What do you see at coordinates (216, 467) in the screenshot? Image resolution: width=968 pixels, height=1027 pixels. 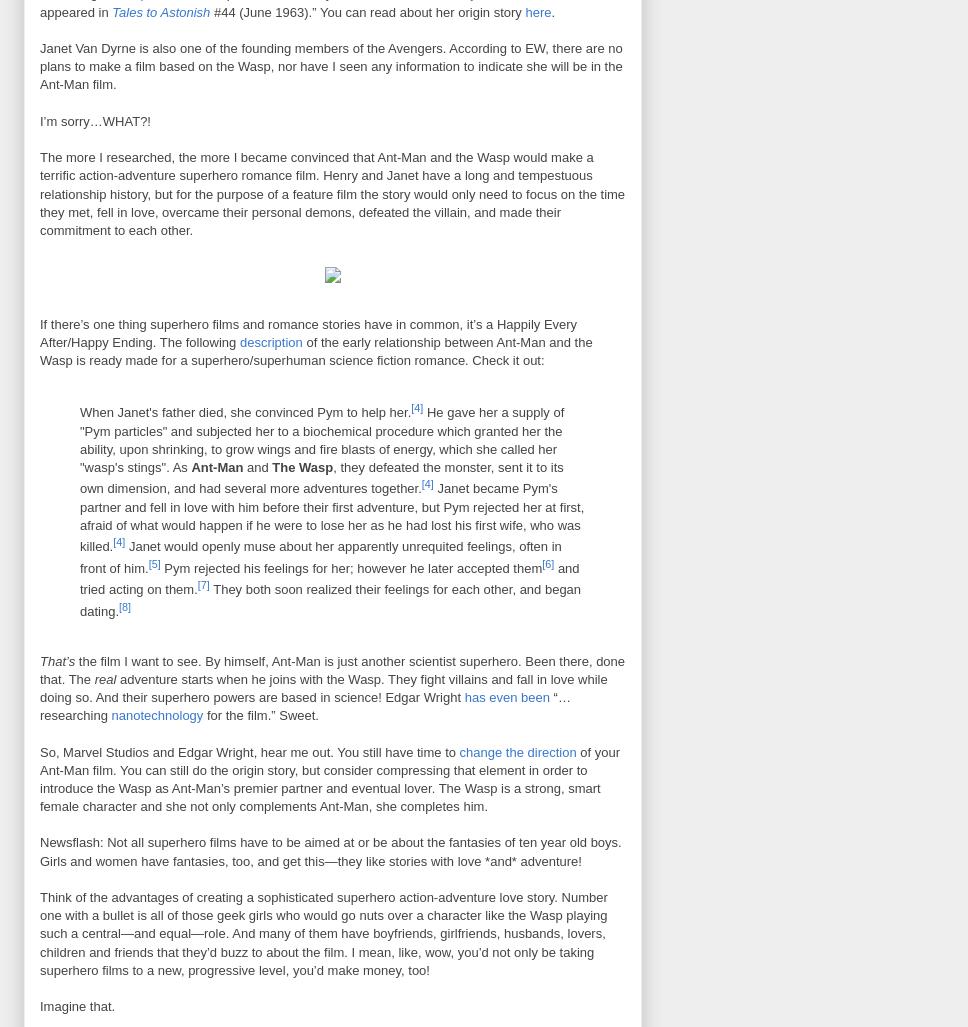 I see `'Ant-Man'` at bounding box center [216, 467].